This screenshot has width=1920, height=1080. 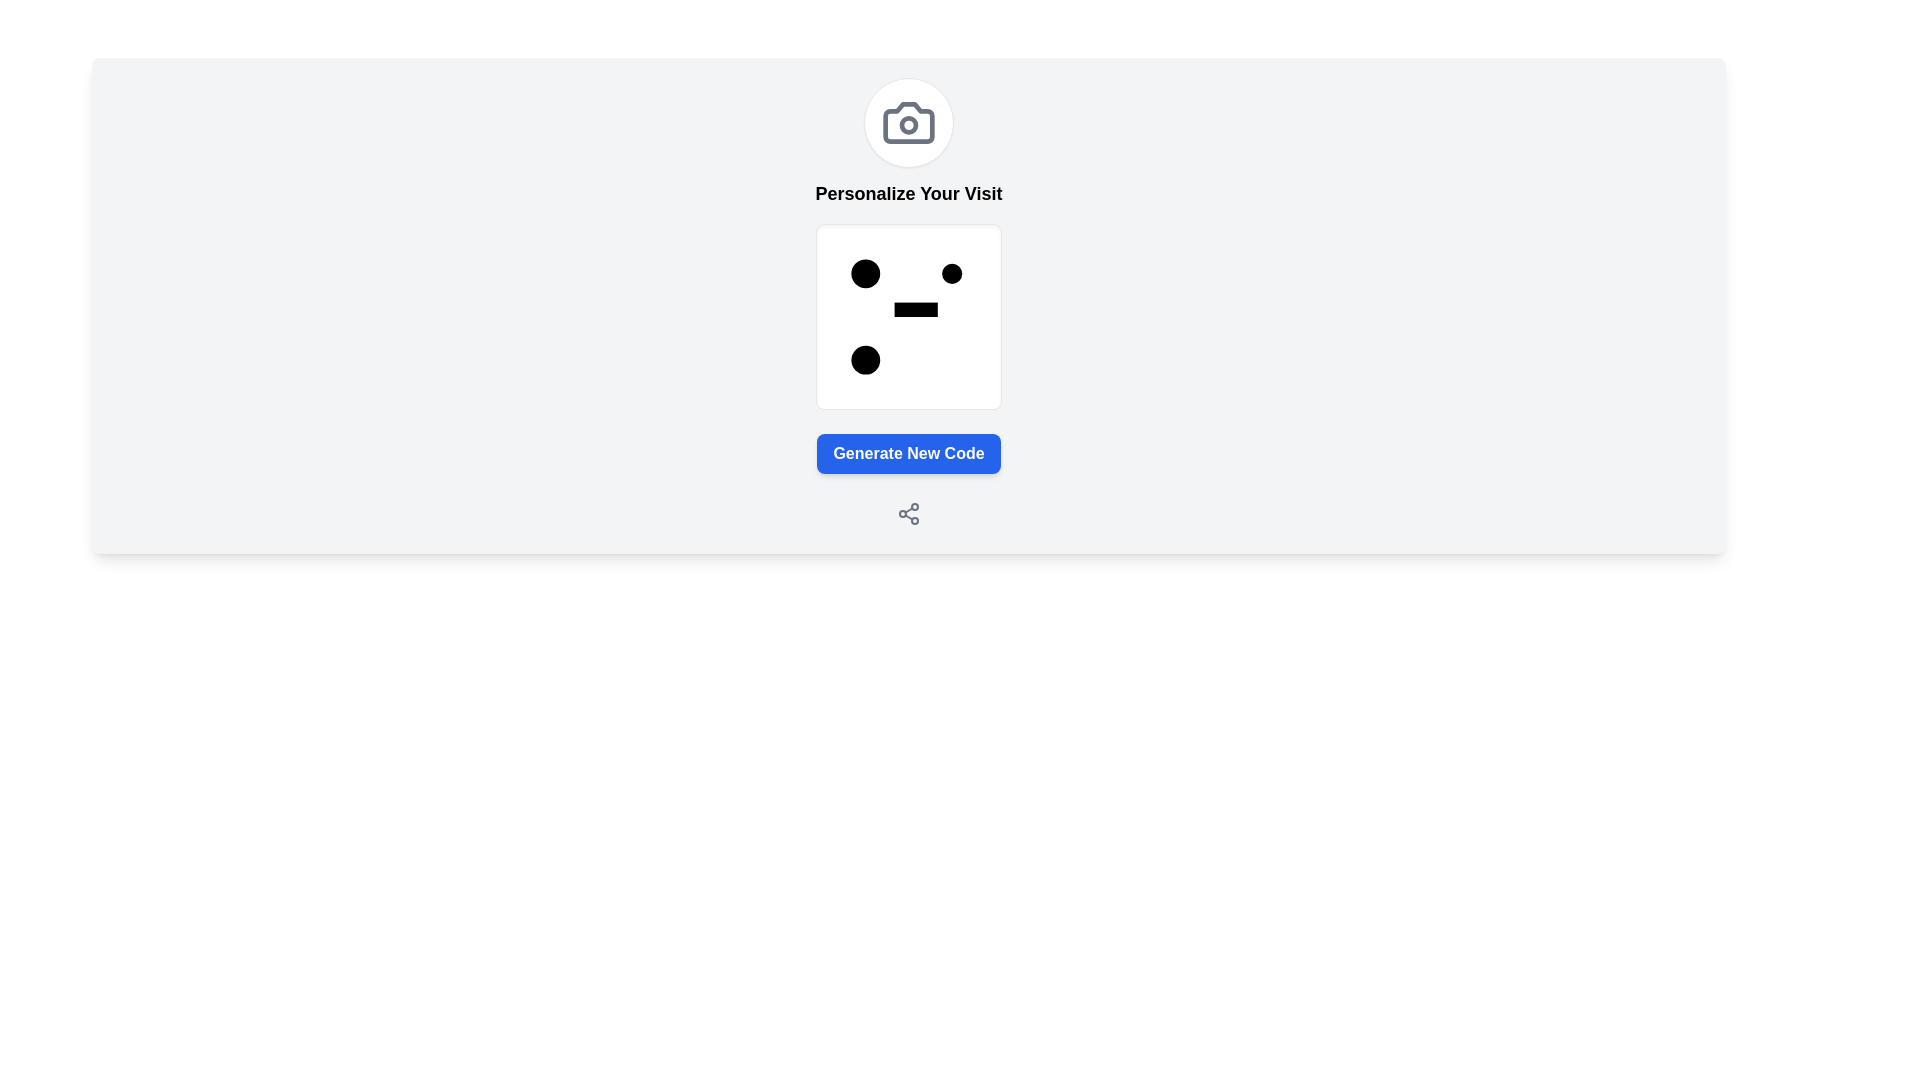 I want to click on the button located below the white square panel with black visual elements and the text 'Personalize Your Visit', so click(x=907, y=454).